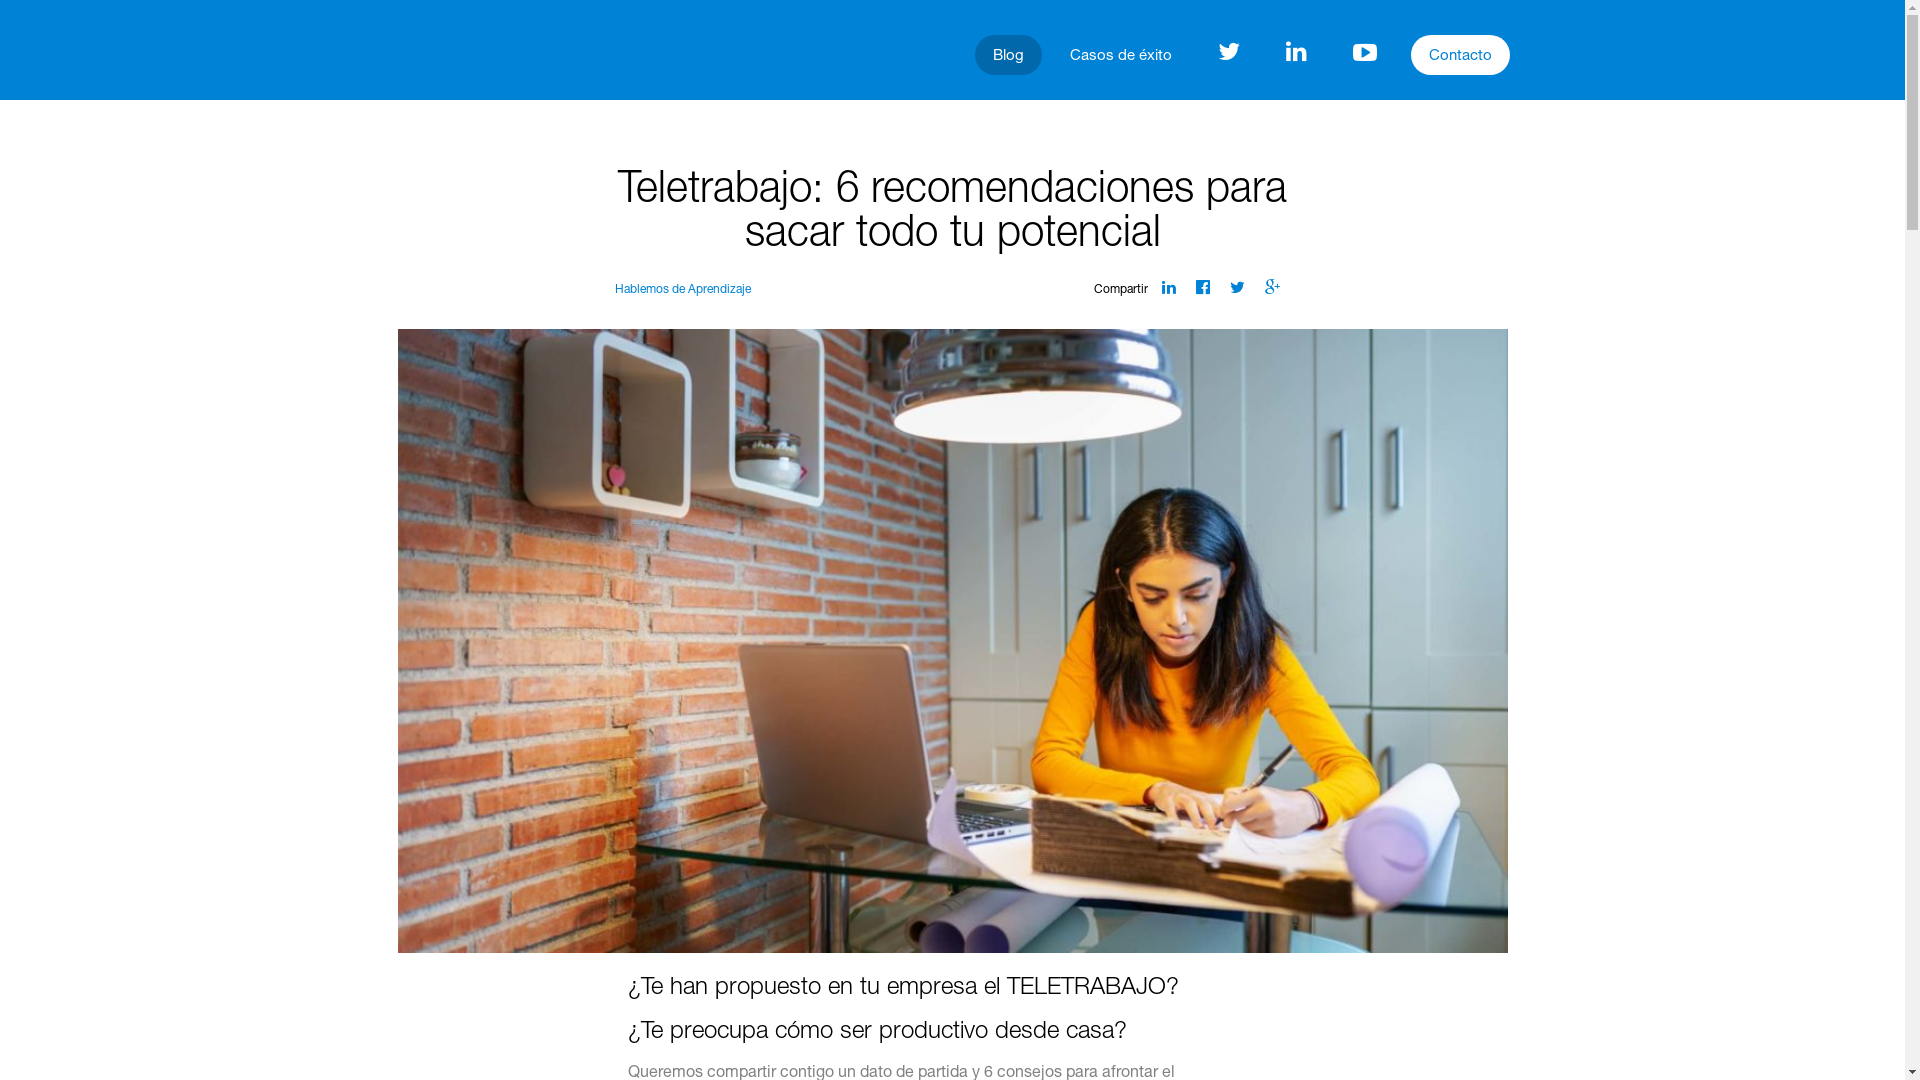  I want to click on 'Twitter', so click(1228, 288).